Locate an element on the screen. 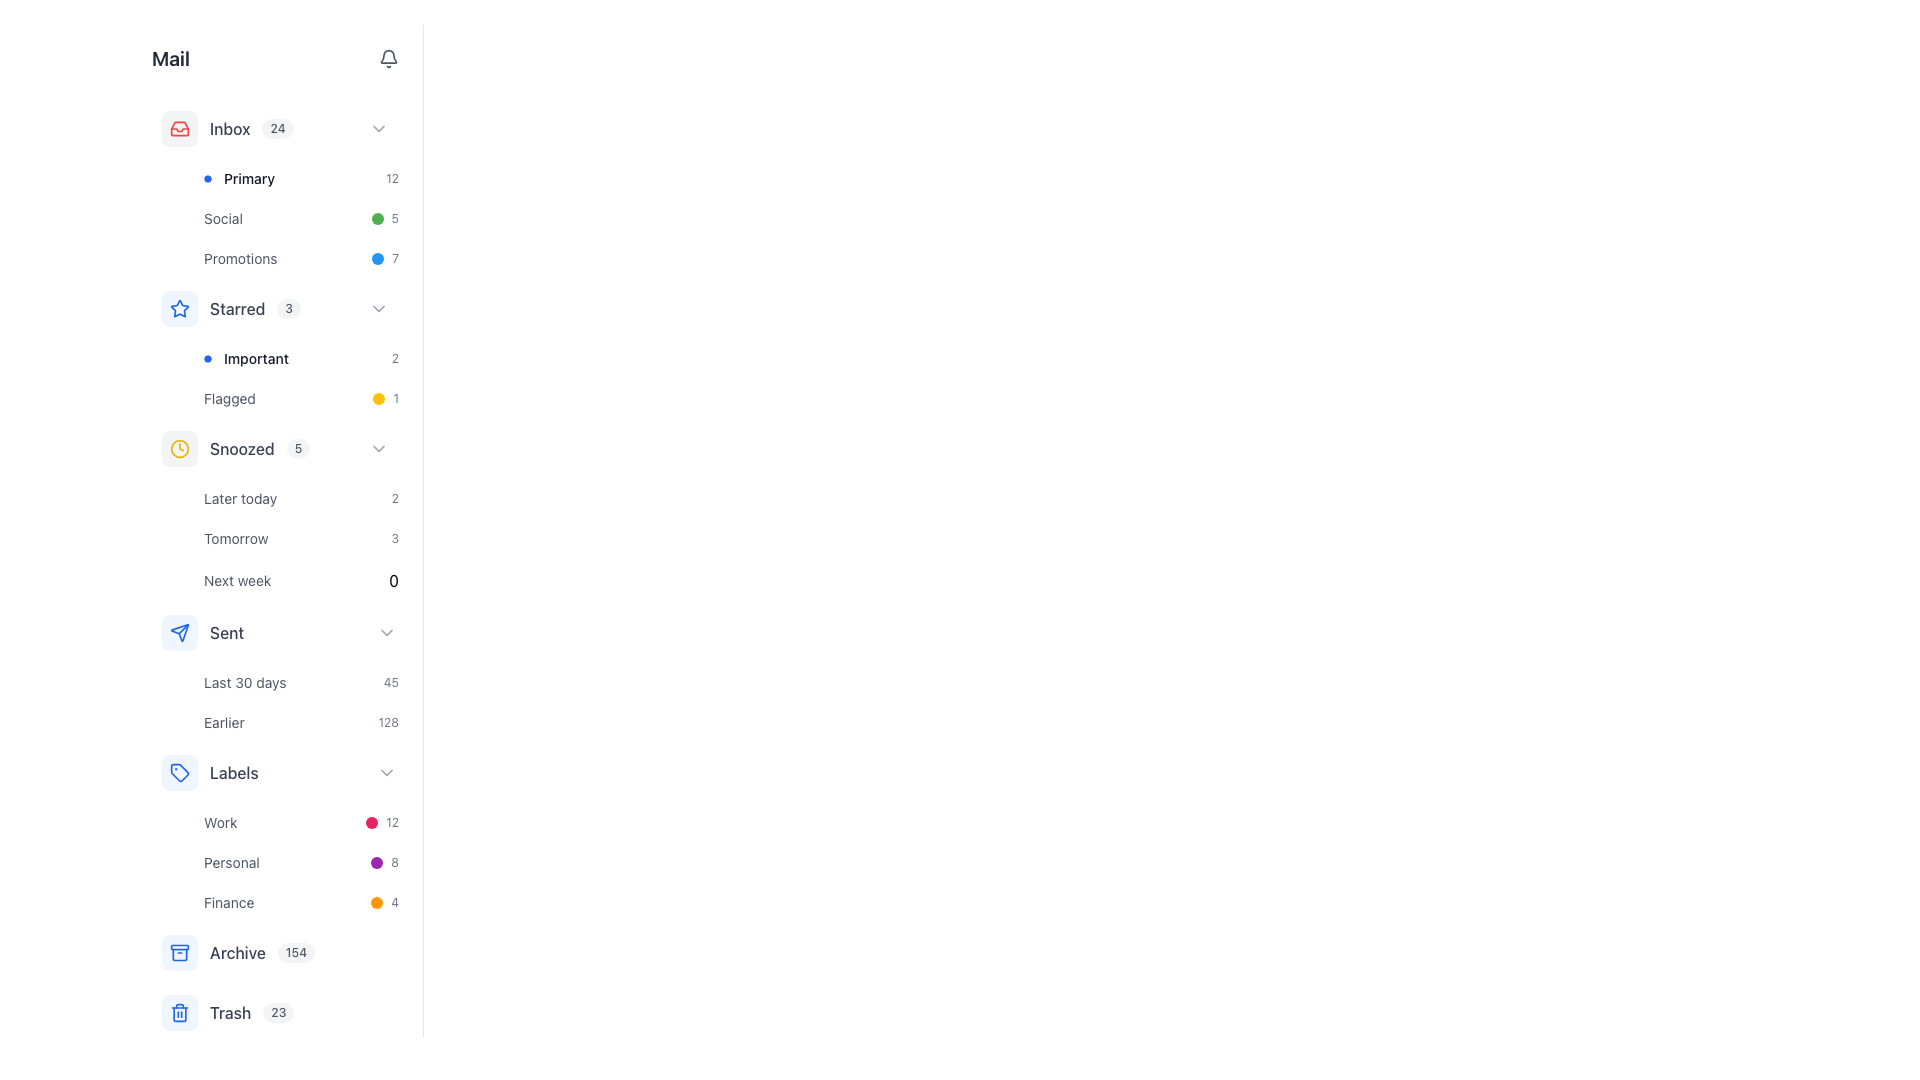  the status indicator with a green circular badge and the number '5', located in the 'Social' section of the sidebar navigation is located at coordinates (385, 219).